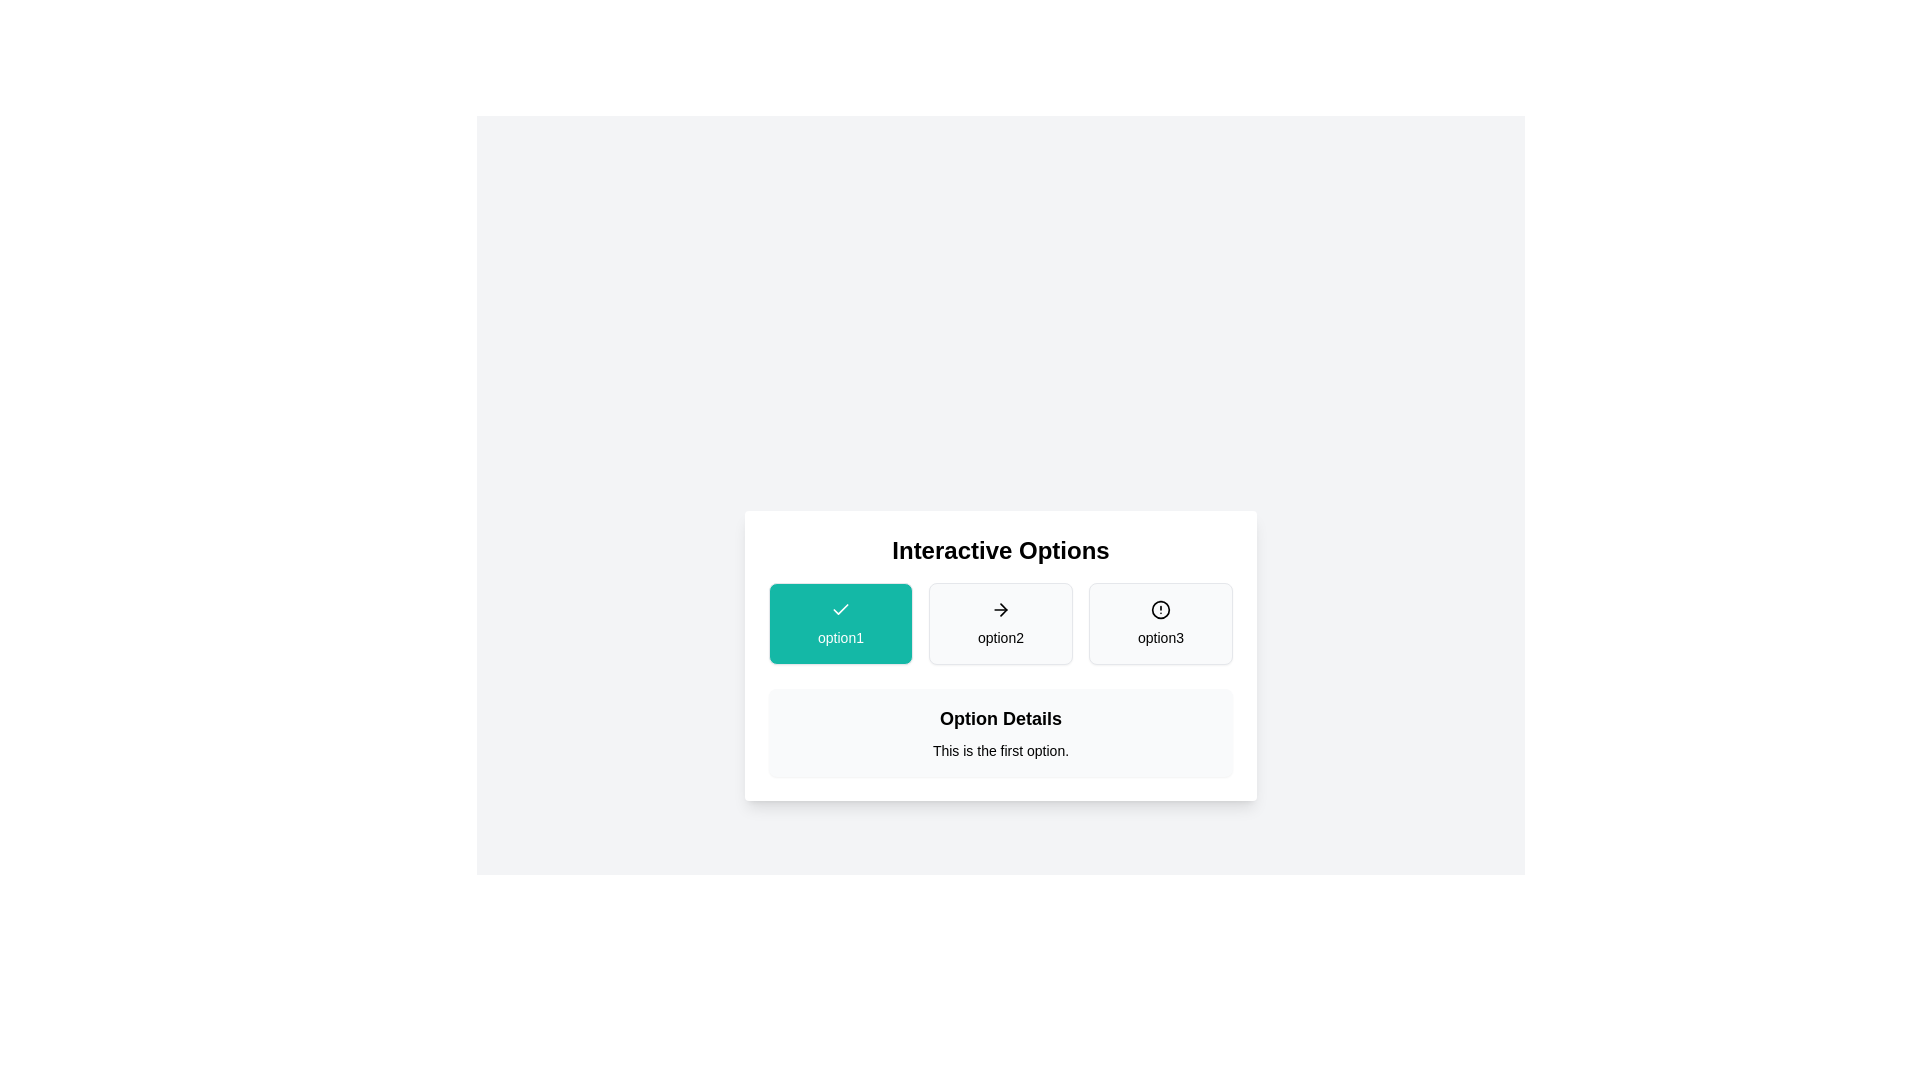 This screenshot has height=1080, width=1920. Describe the element at coordinates (1001, 623) in the screenshot. I see `the button labeled 'option2', which is a rectangular button with a white background and light grey border, featuring a rightward arrow icon above the text` at that location.